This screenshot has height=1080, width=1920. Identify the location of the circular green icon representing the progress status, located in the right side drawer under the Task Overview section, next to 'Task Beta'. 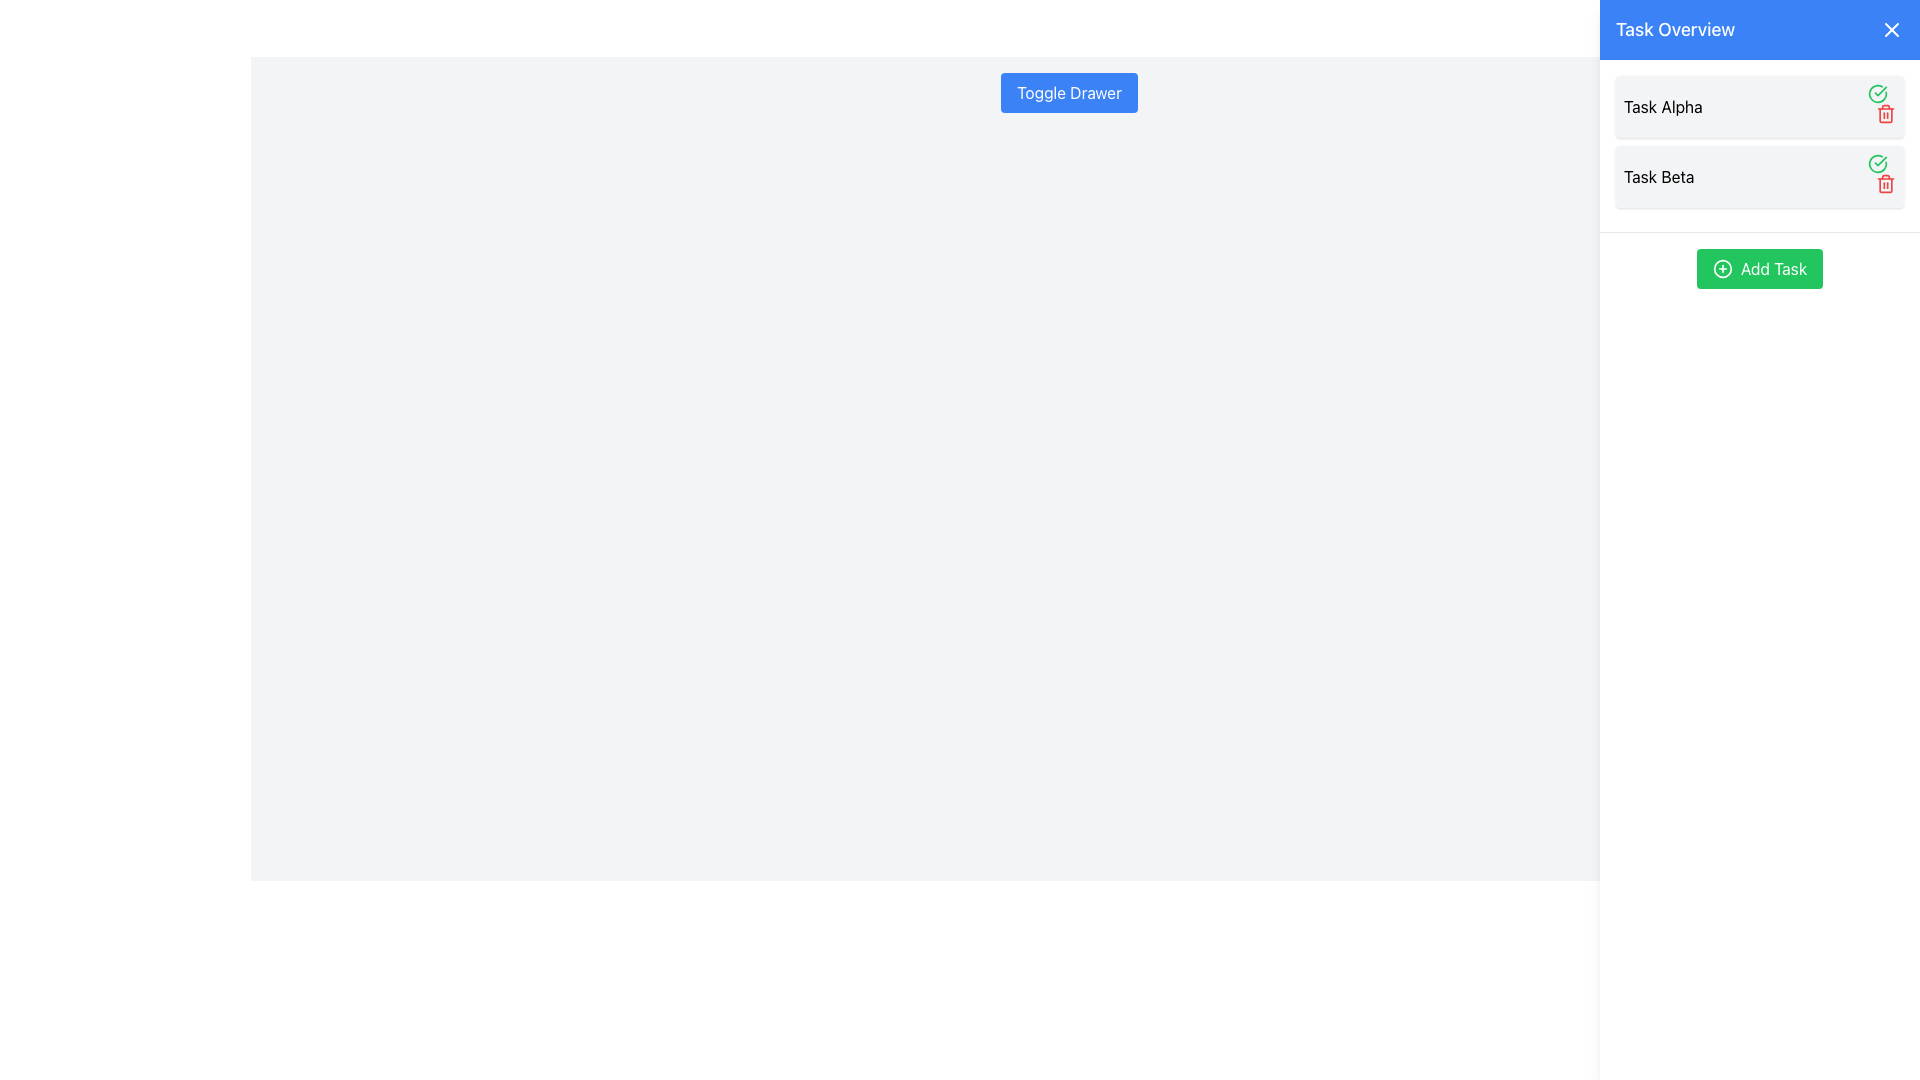
(1876, 93).